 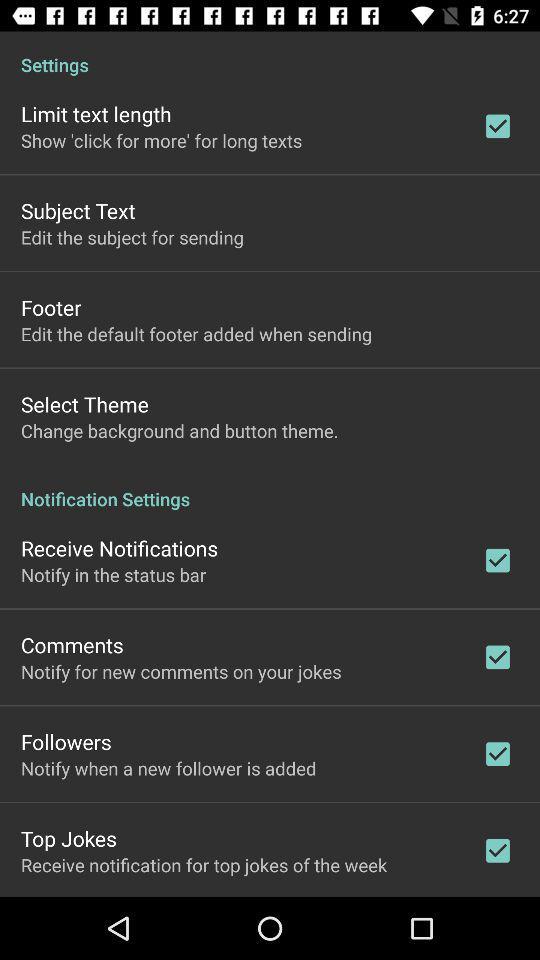 What do you see at coordinates (179, 430) in the screenshot?
I see `the icon below select theme` at bounding box center [179, 430].